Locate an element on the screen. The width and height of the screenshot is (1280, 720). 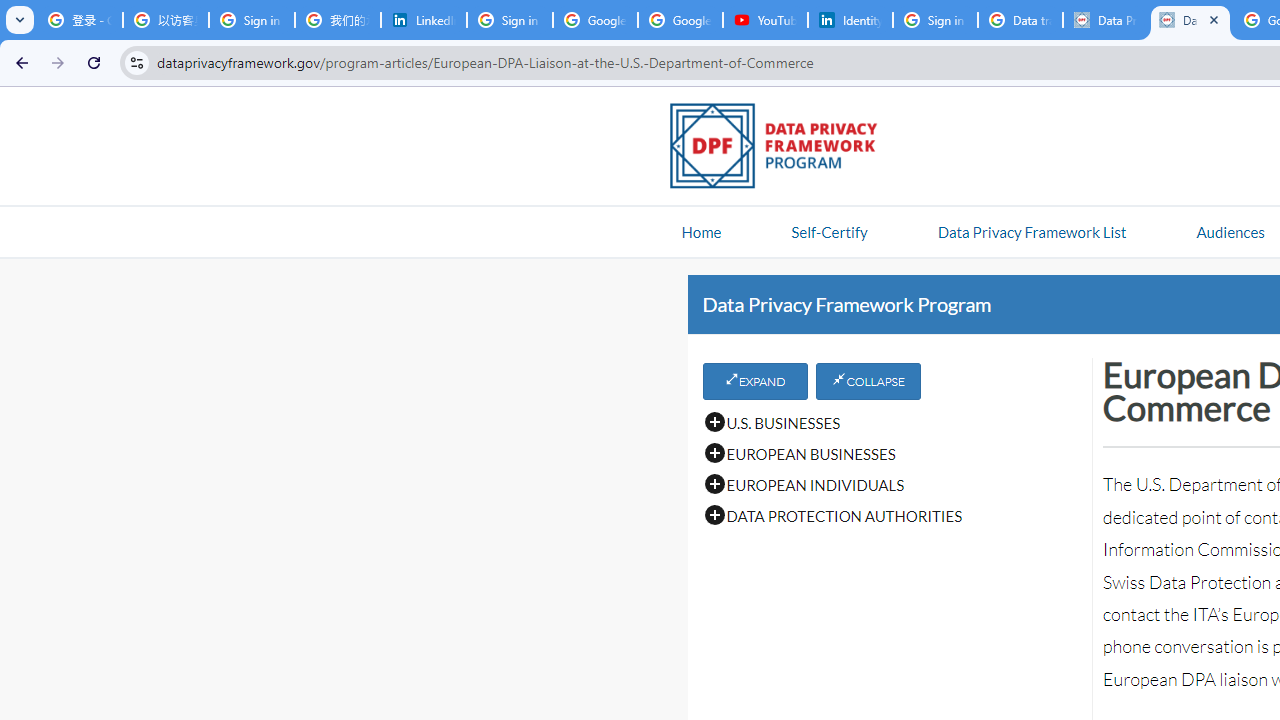
'Data Privacy Framework Logo - Link to Homepage' is located at coordinates (783, 148).